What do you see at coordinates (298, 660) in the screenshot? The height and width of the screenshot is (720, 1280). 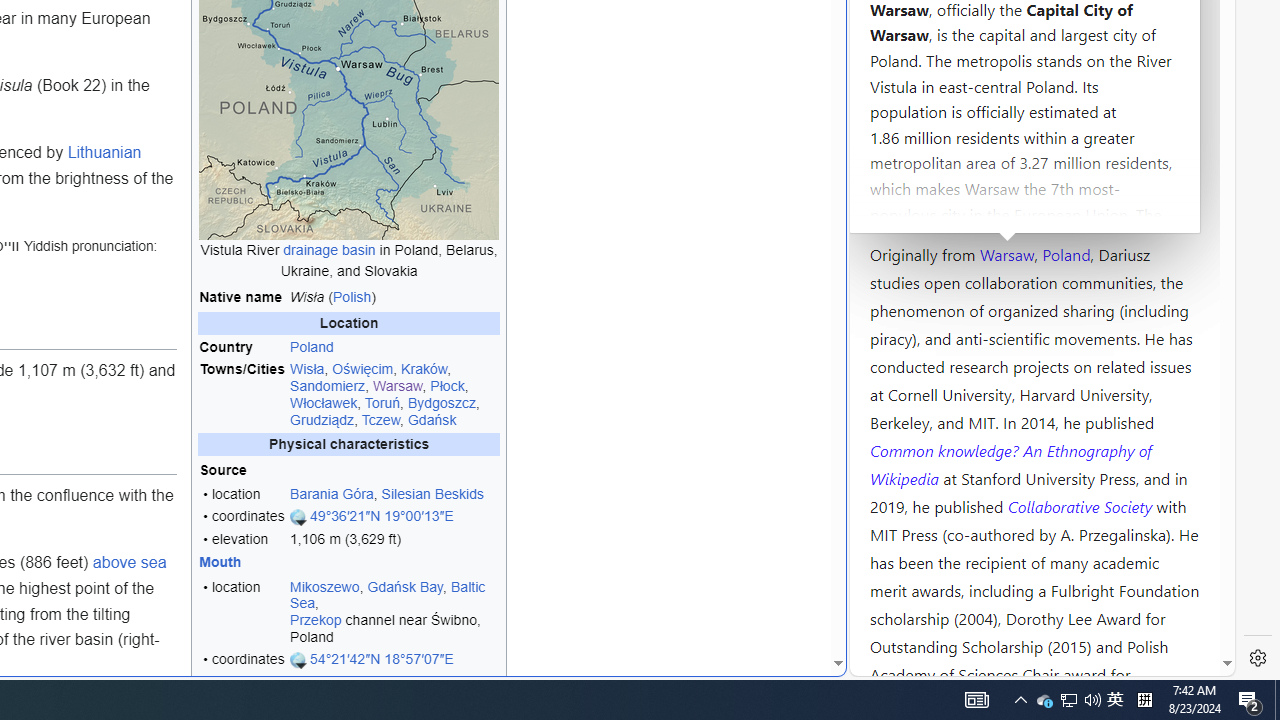 I see `'Show location on an interactive map'` at bounding box center [298, 660].